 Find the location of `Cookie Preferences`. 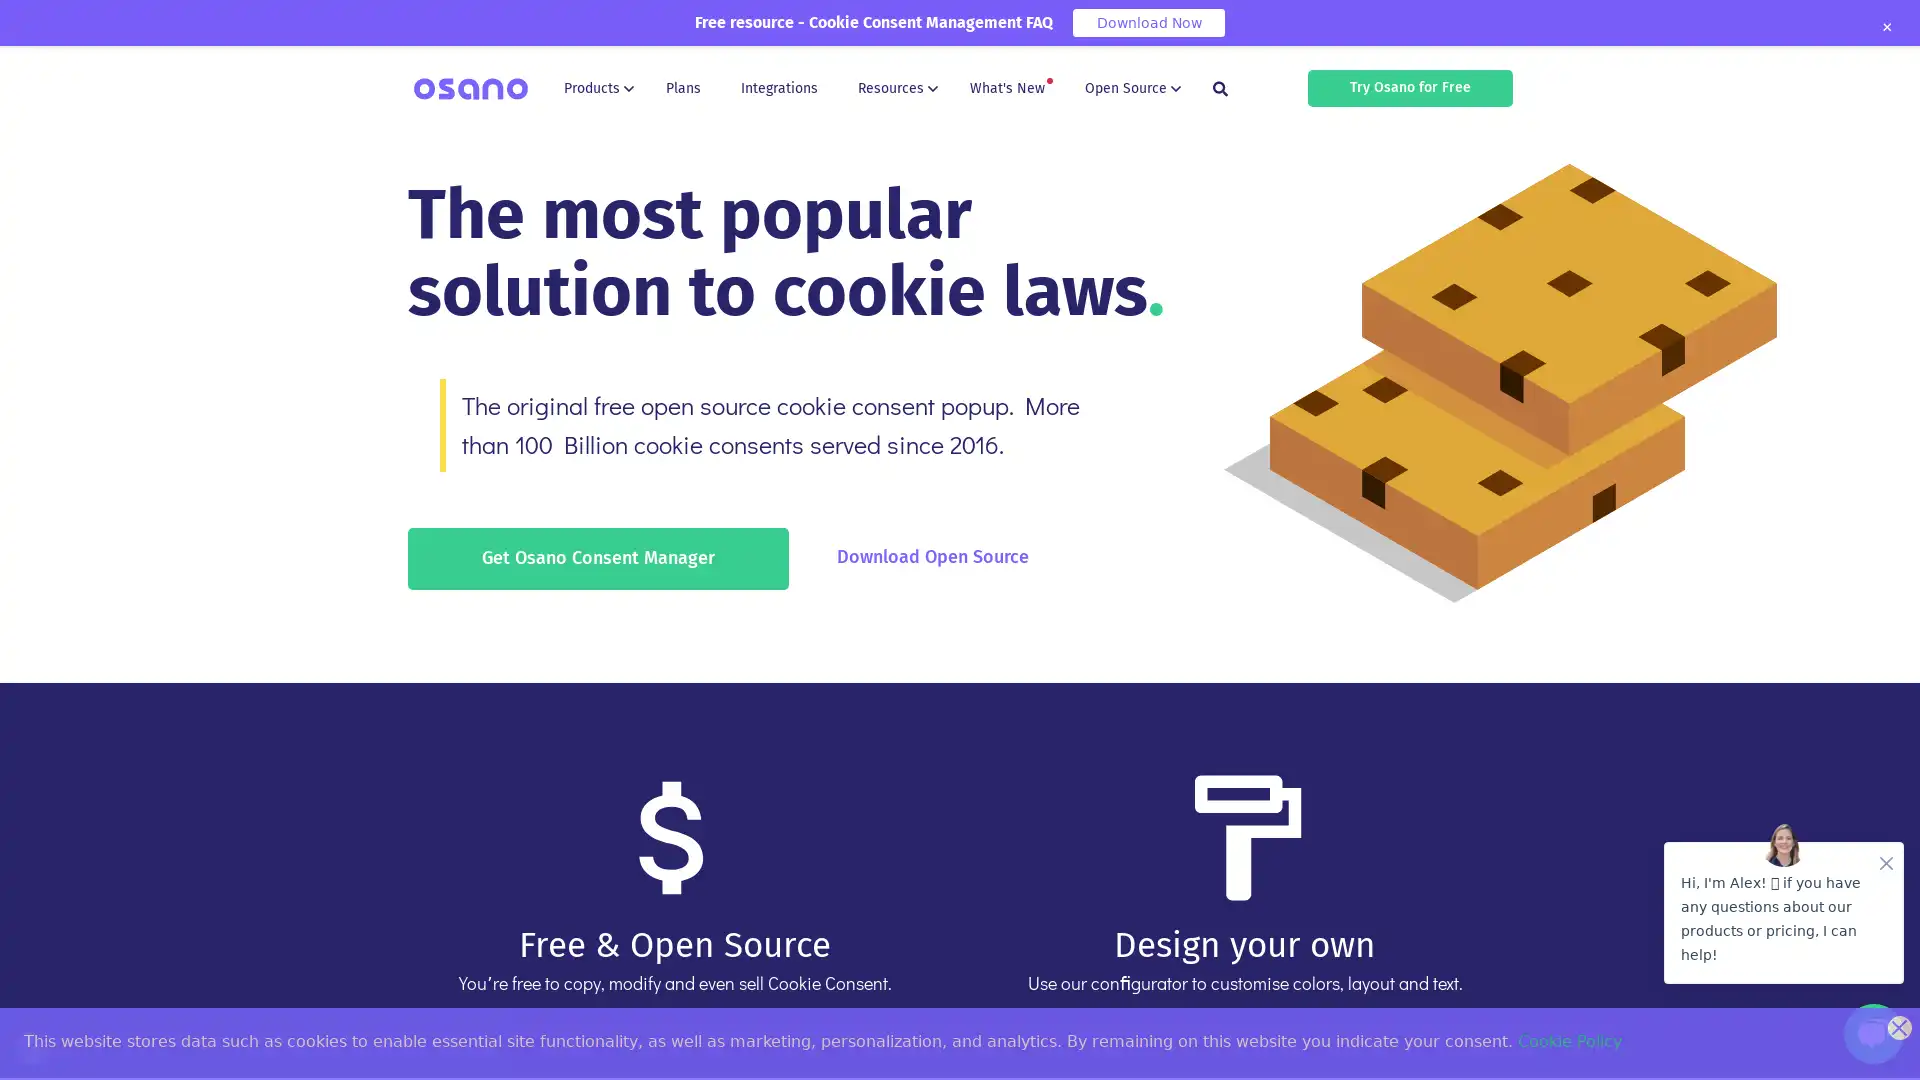

Cookie Preferences is located at coordinates (32, 1047).